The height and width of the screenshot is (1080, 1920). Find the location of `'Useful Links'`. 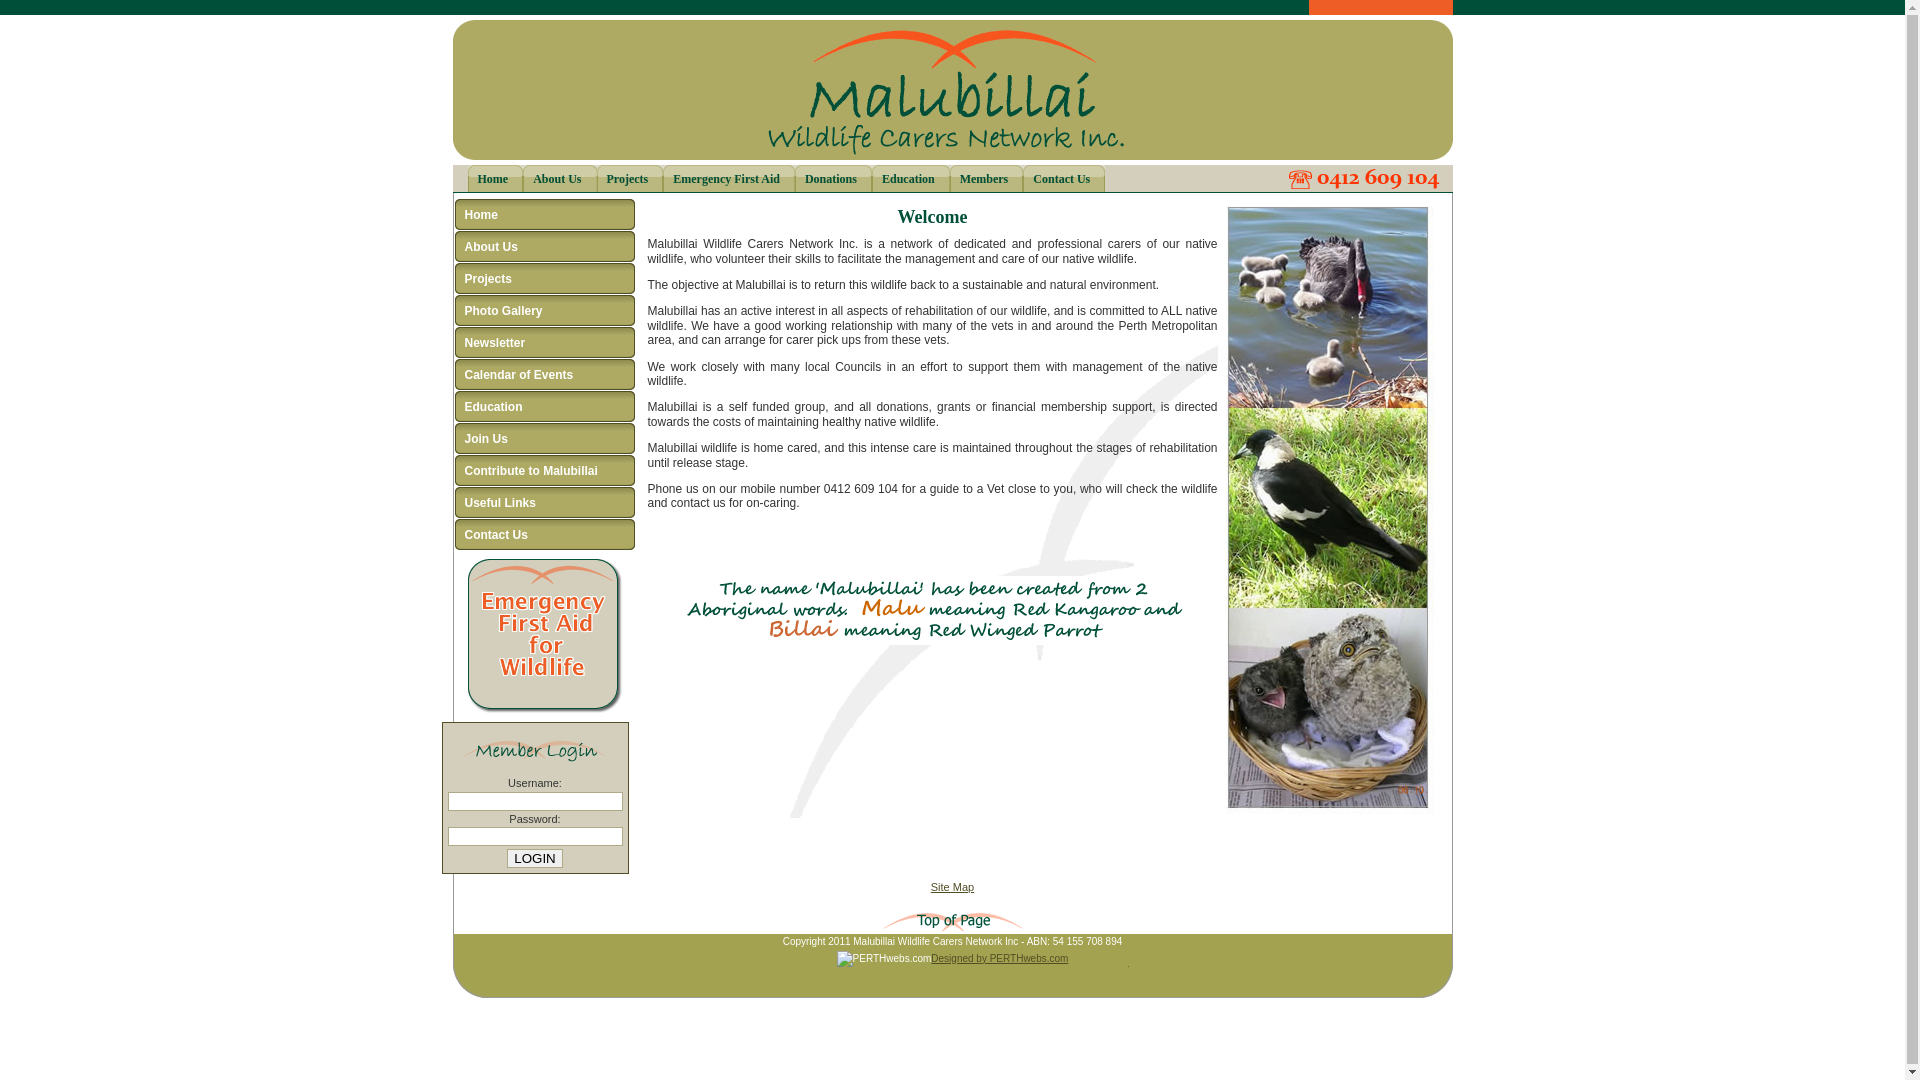

'Useful Links' is located at coordinates (543, 501).